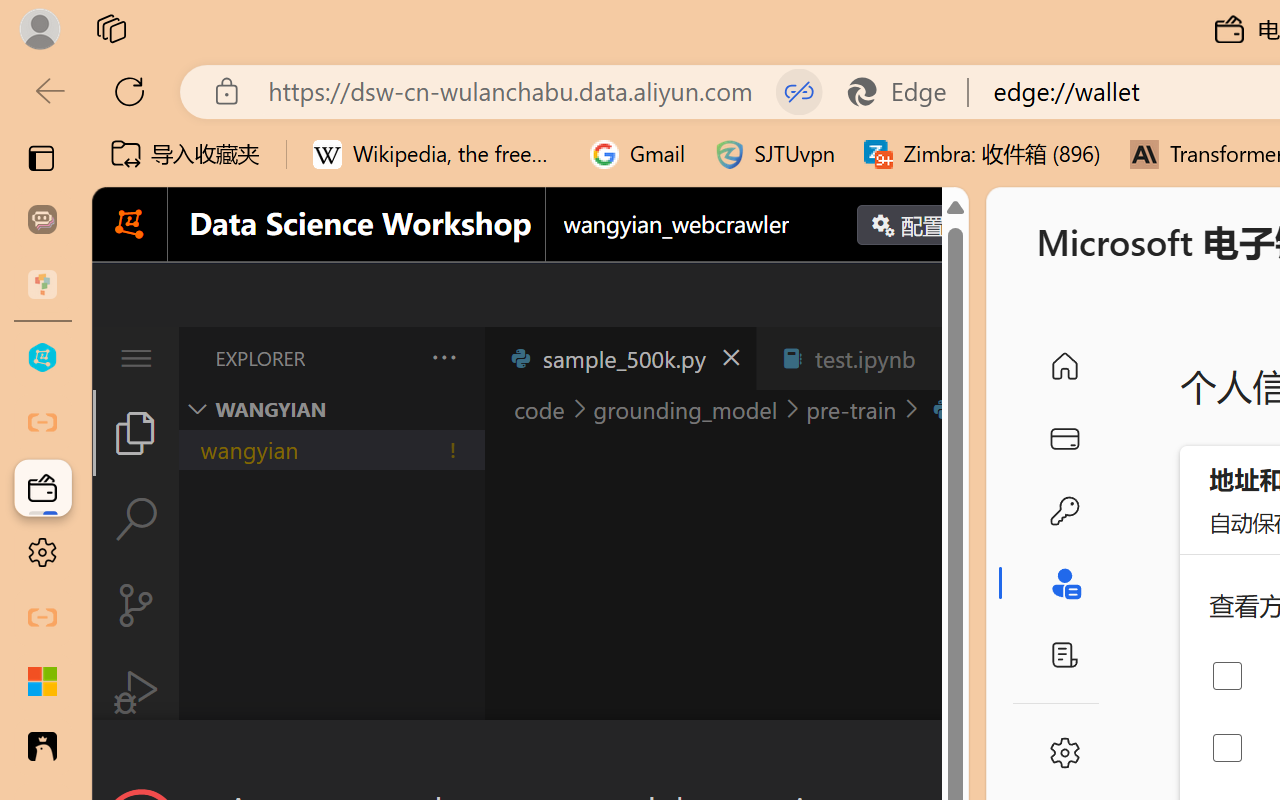 The height and width of the screenshot is (800, 1280). Describe the element at coordinates (944, 358) in the screenshot. I see `'Tab actions'` at that location.